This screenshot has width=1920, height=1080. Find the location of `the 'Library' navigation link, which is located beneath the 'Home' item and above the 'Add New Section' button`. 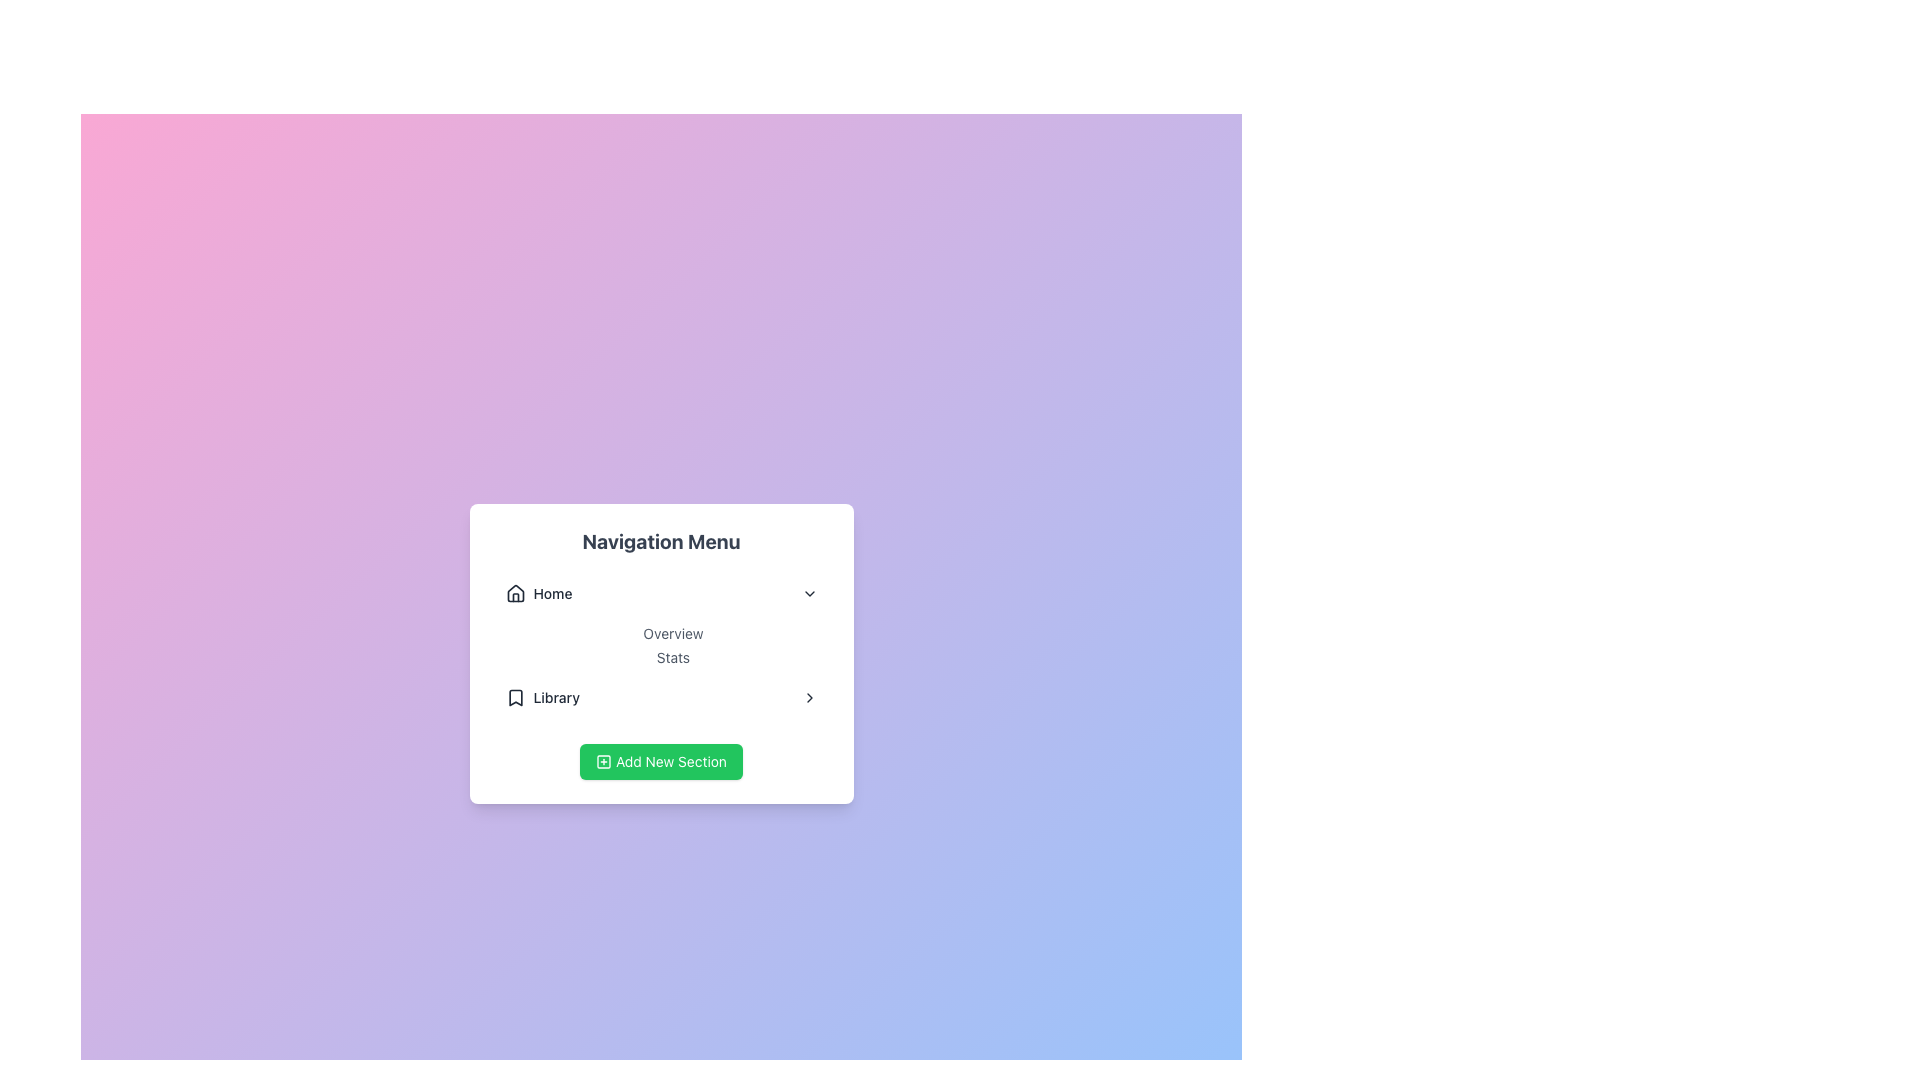

the 'Library' navigation link, which is located beneath the 'Home' item and above the 'Add New Section' button is located at coordinates (542, 697).